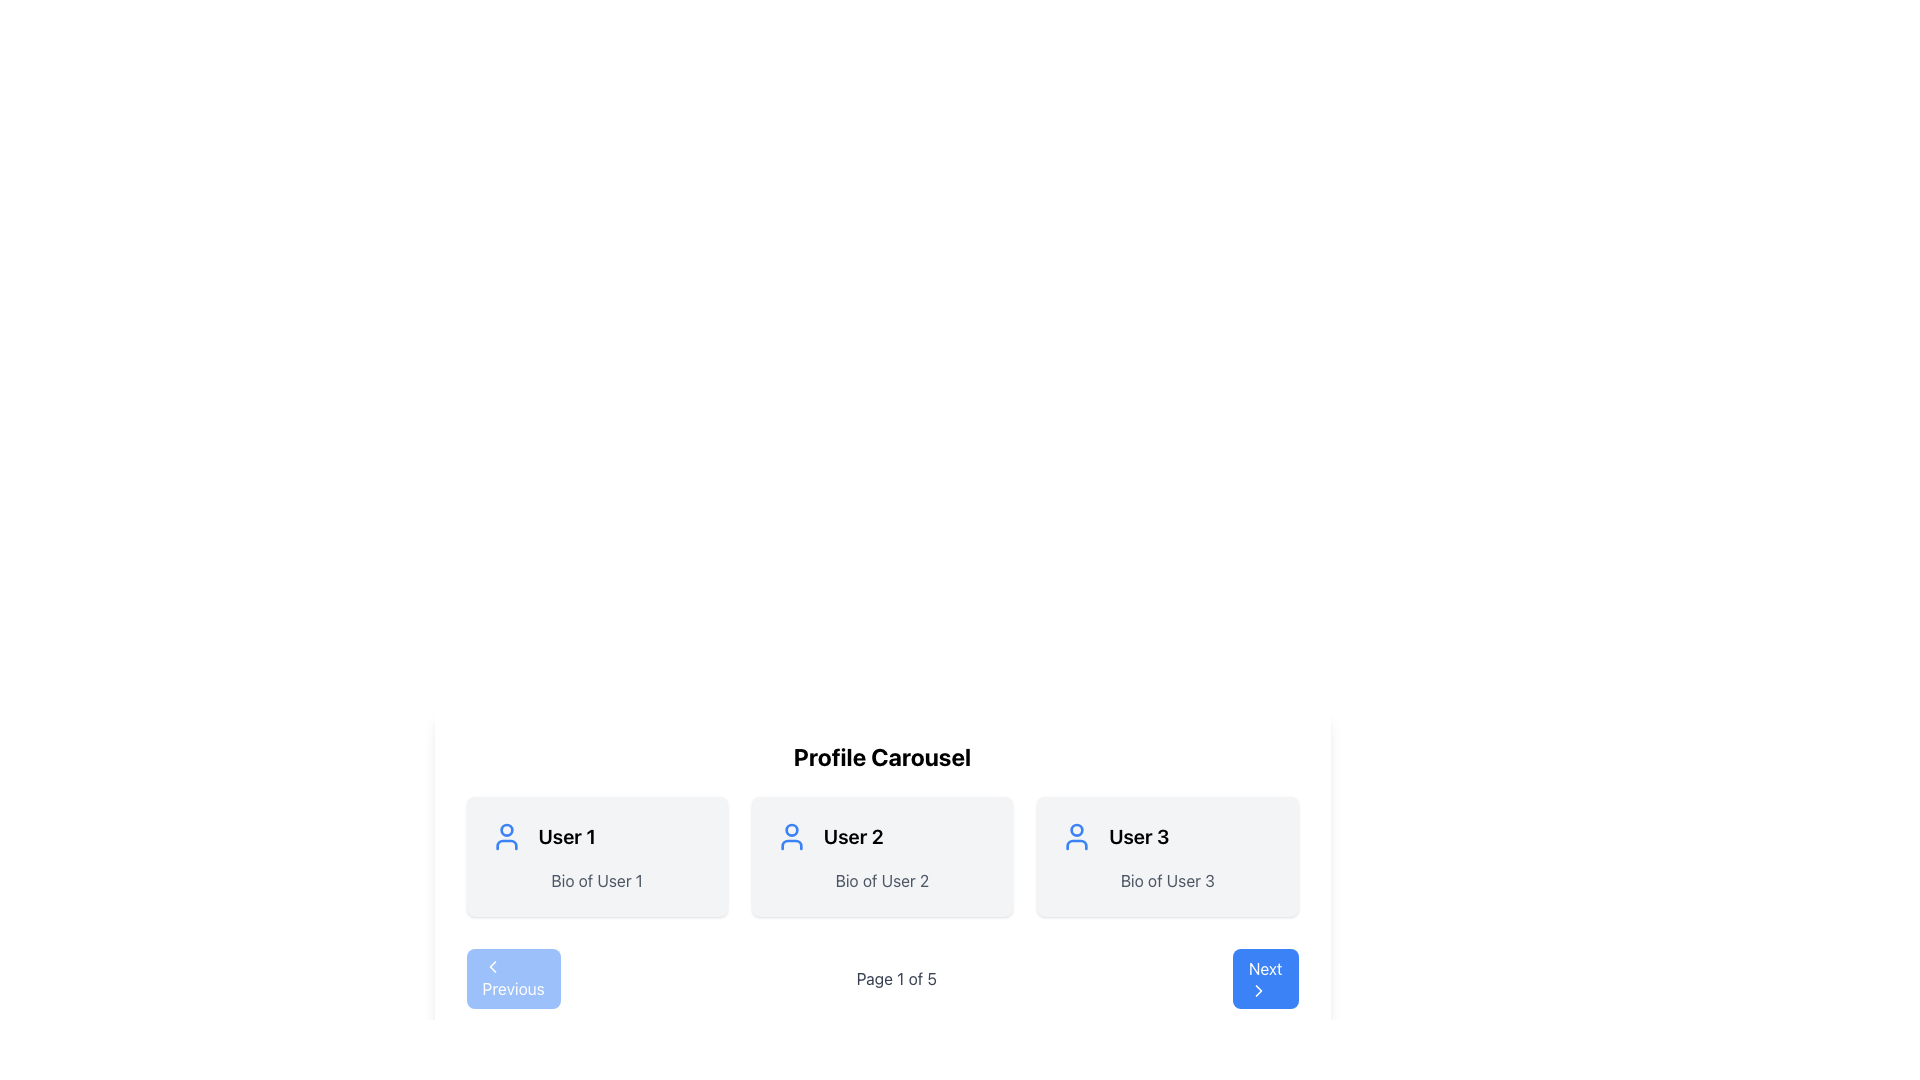 This screenshot has height=1080, width=1920. I want to click on the rightmost navigation button at the bottom of the interface, so click(1264, 978).